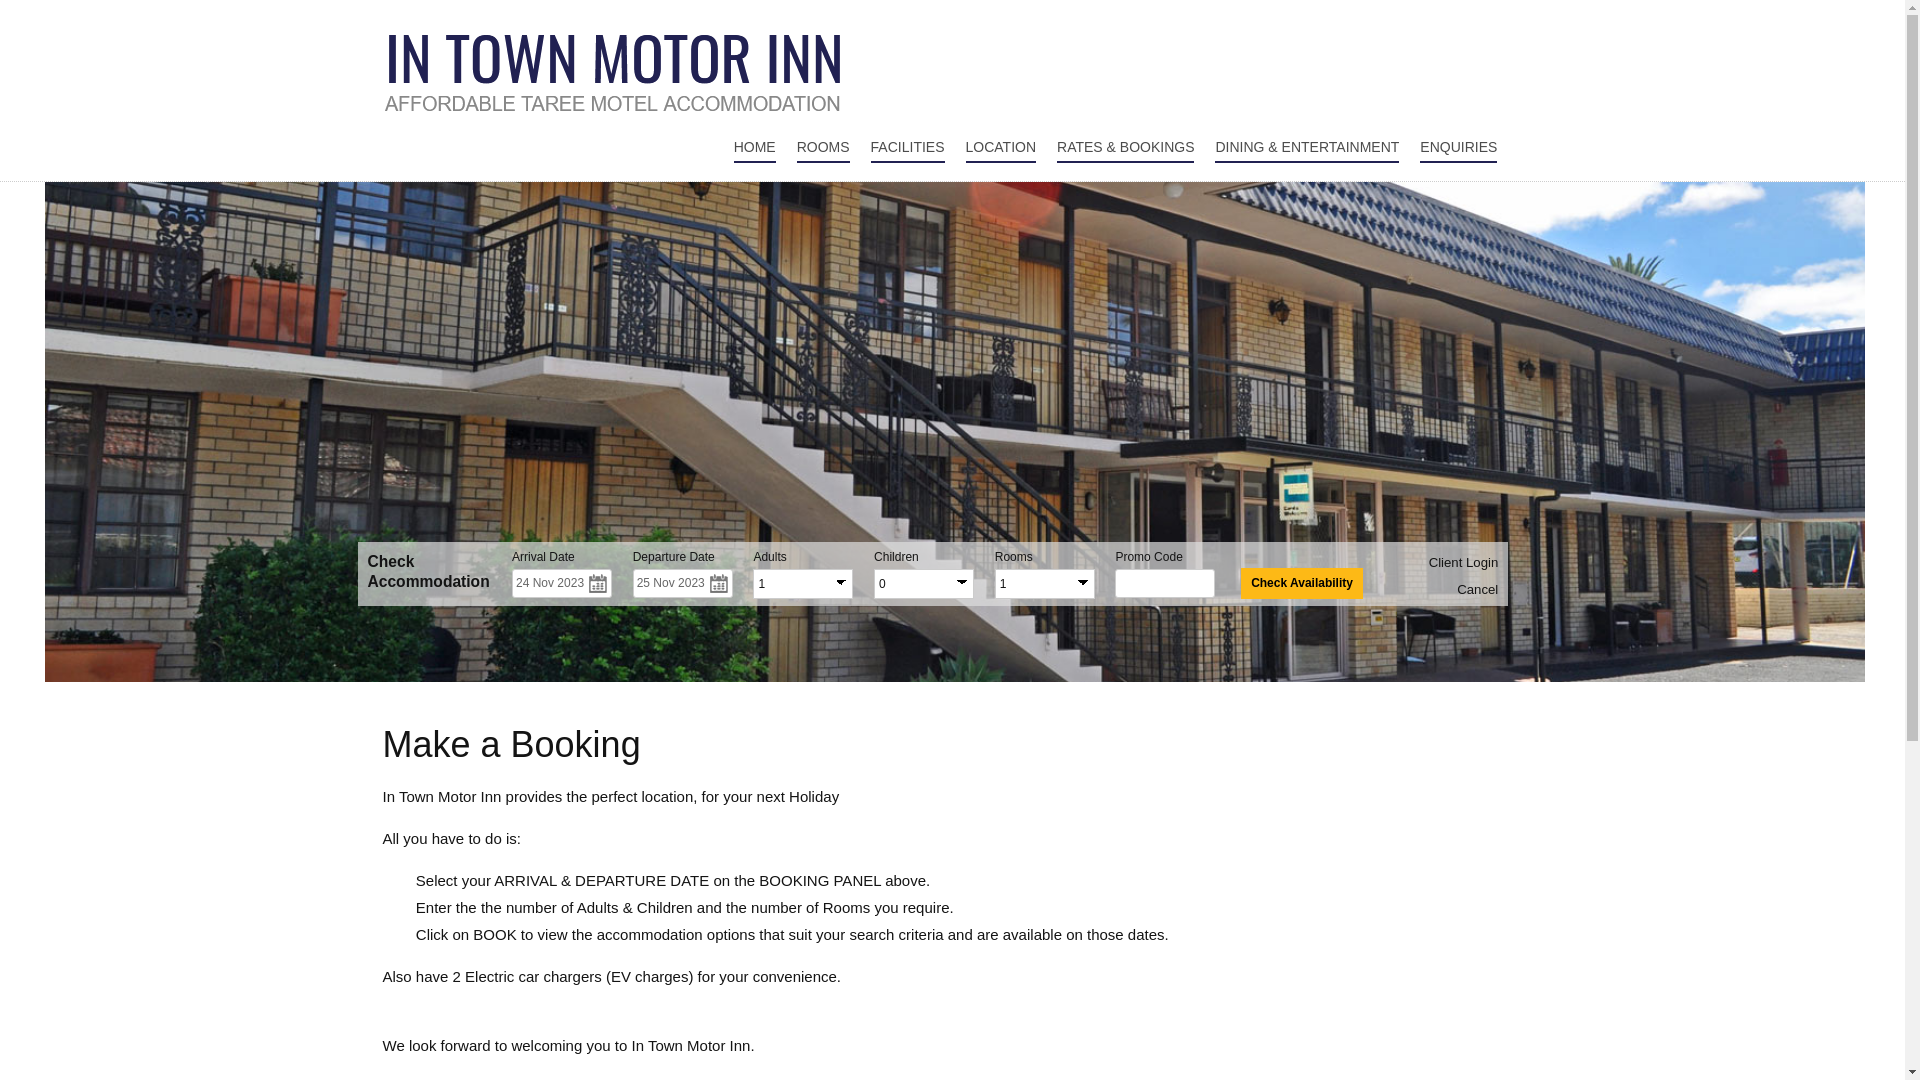 This screenshot has height=1080, width=1920. What do you see at coordinates (1477, 588) in the screenshot?
I see `'Cancel'` at bounding box center [1477, 588].